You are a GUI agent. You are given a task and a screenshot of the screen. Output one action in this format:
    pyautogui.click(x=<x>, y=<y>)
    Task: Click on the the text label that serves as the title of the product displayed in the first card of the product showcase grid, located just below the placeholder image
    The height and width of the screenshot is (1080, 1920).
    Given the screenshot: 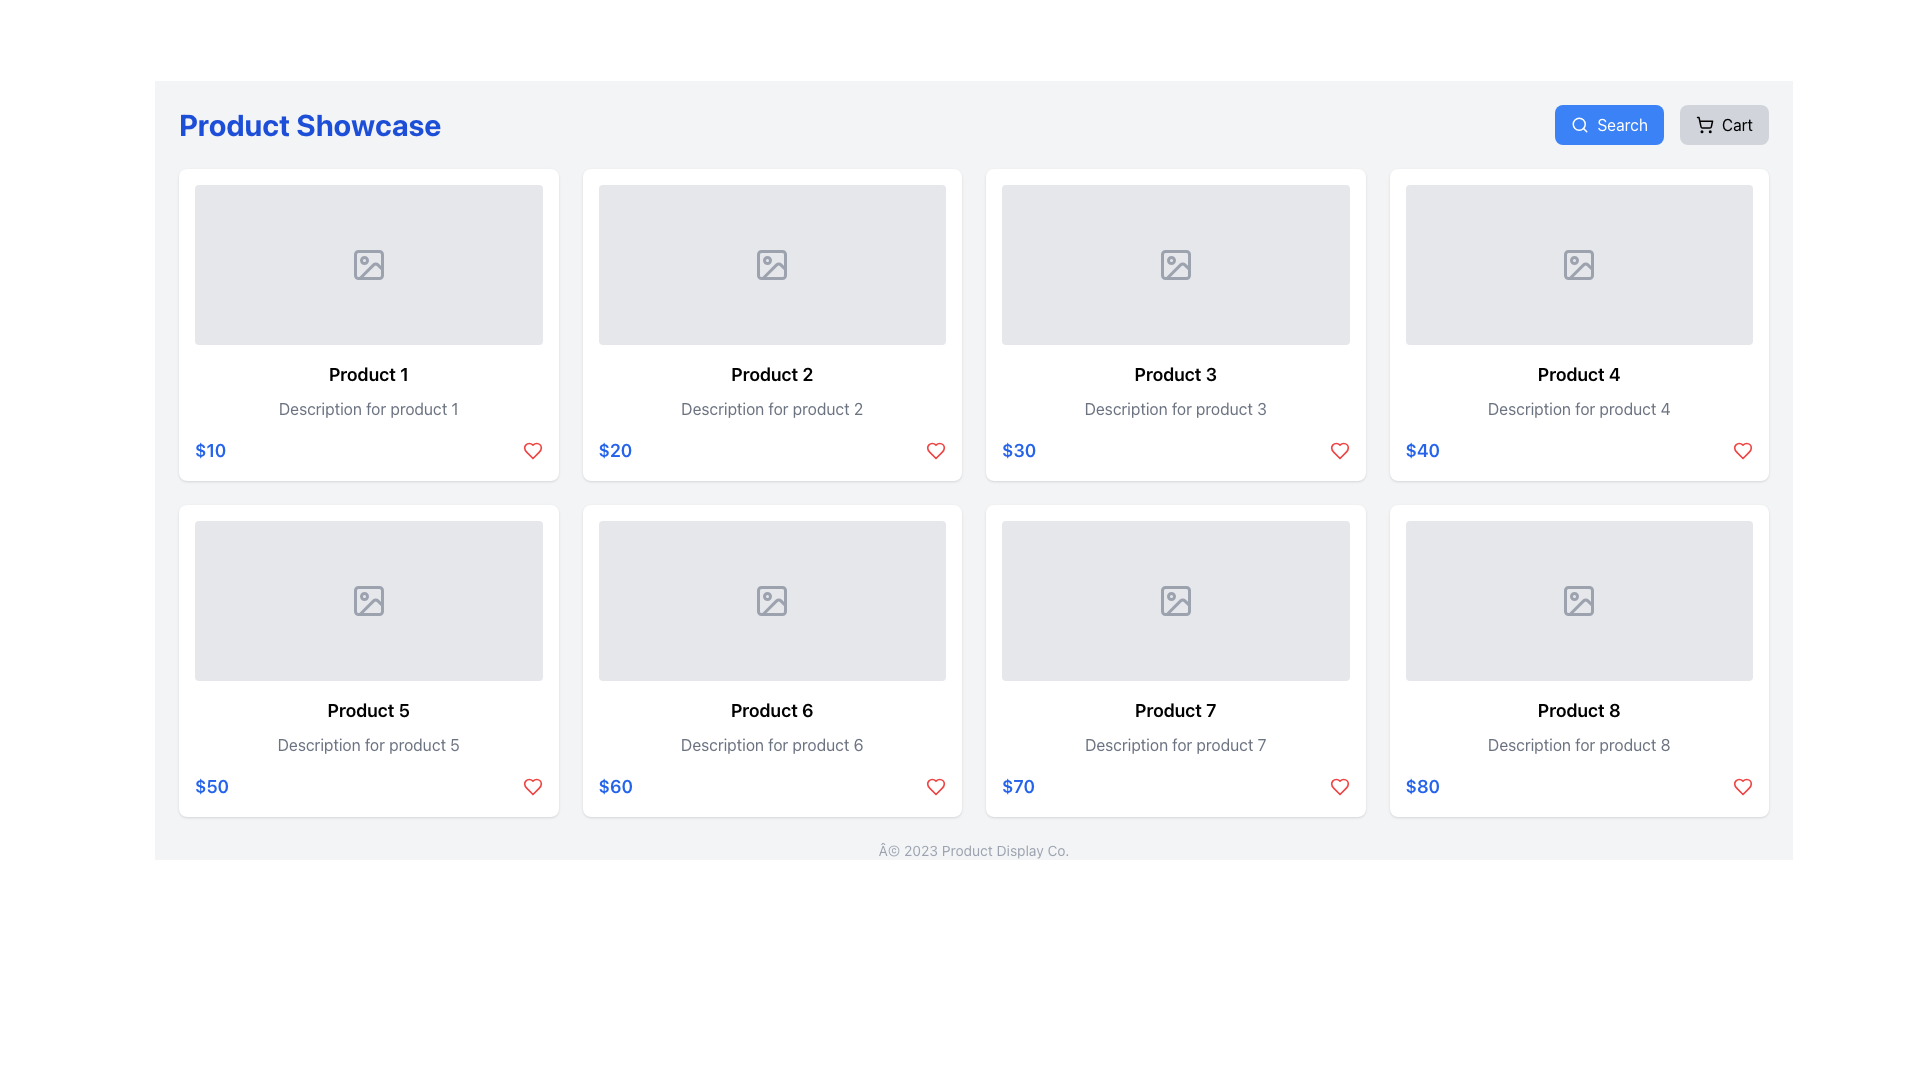 What is the action you would take?
    pyautogui.click(x=368, y=374)
    